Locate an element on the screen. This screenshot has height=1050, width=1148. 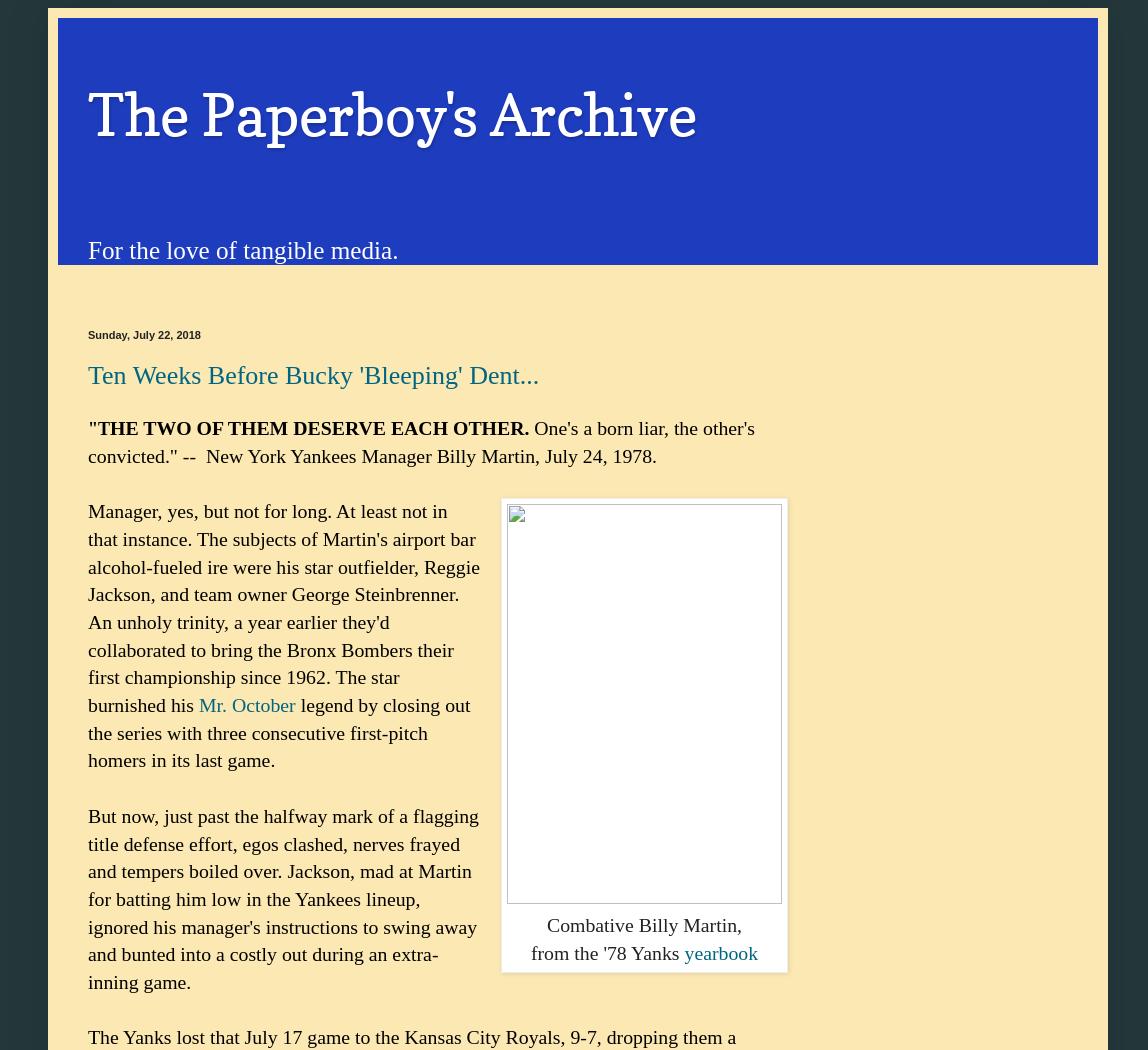
'legend by closing out the series with three consecutive first-pitch homers in its last game.' is located at coordinates (278, 731).